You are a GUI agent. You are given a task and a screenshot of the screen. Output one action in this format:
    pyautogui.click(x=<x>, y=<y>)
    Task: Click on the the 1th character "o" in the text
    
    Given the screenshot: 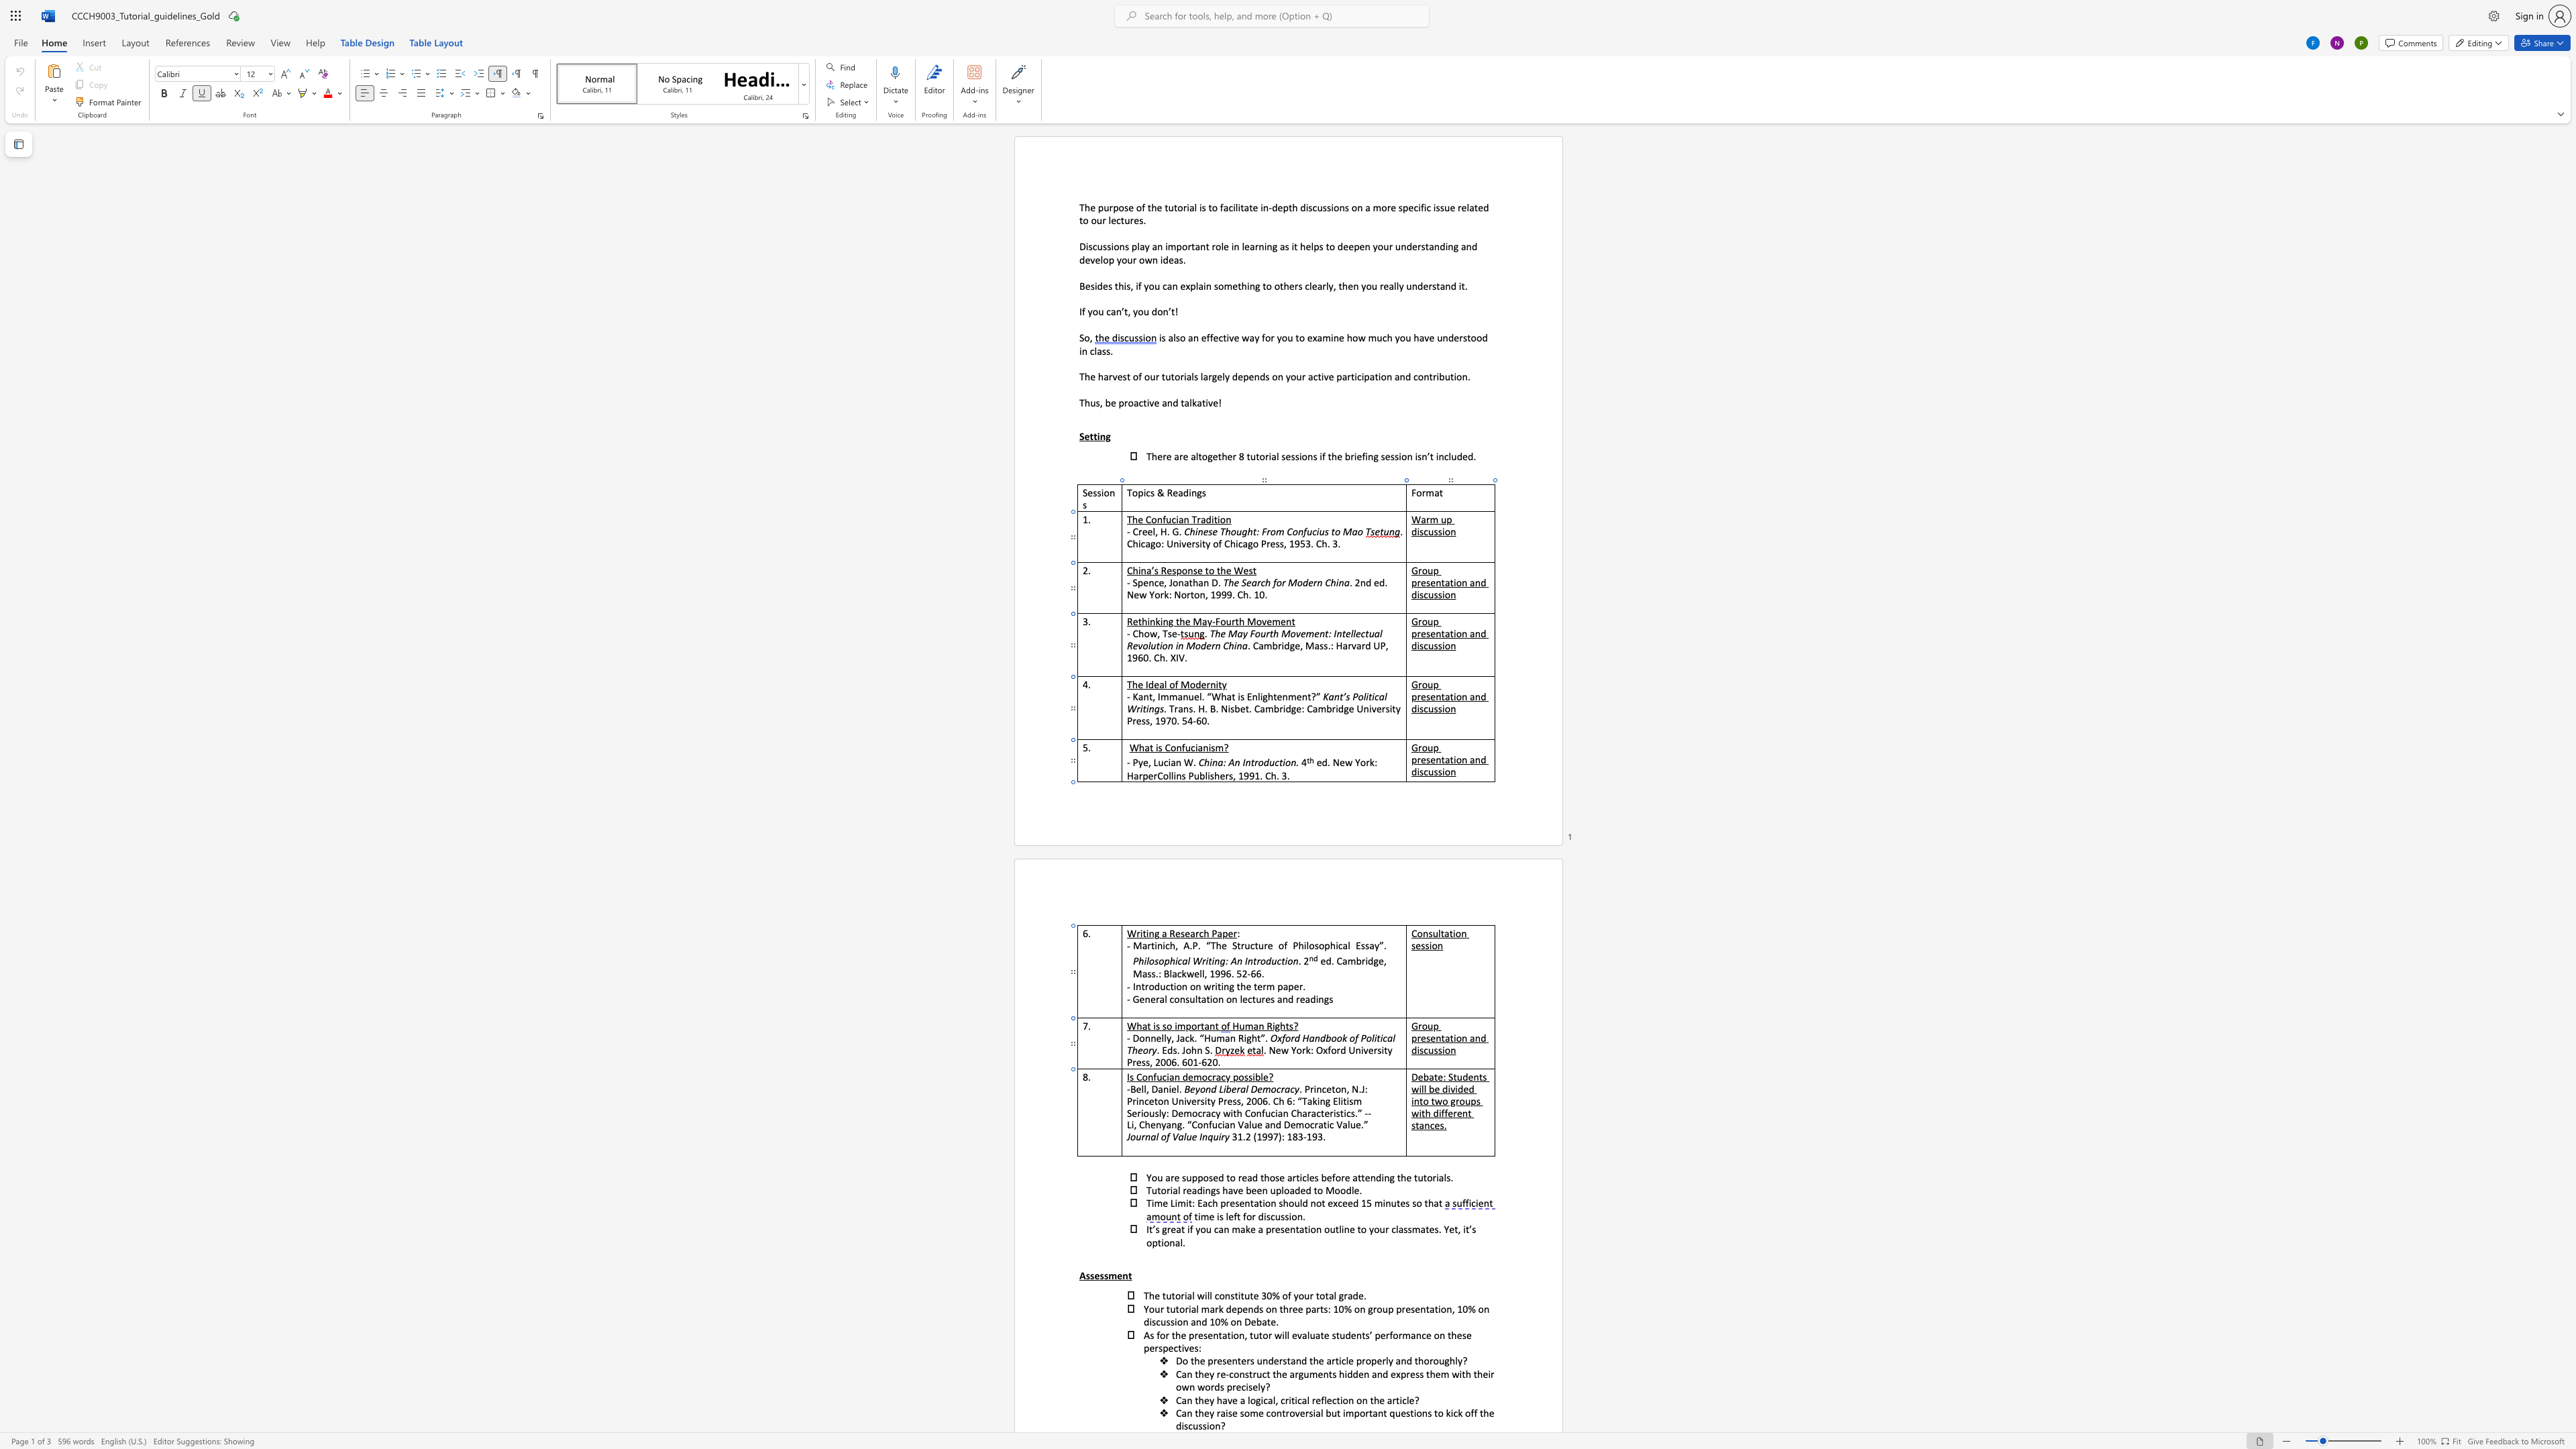 What is the action you would take?
    pyautogui.click(x=1144, y=1076)
    